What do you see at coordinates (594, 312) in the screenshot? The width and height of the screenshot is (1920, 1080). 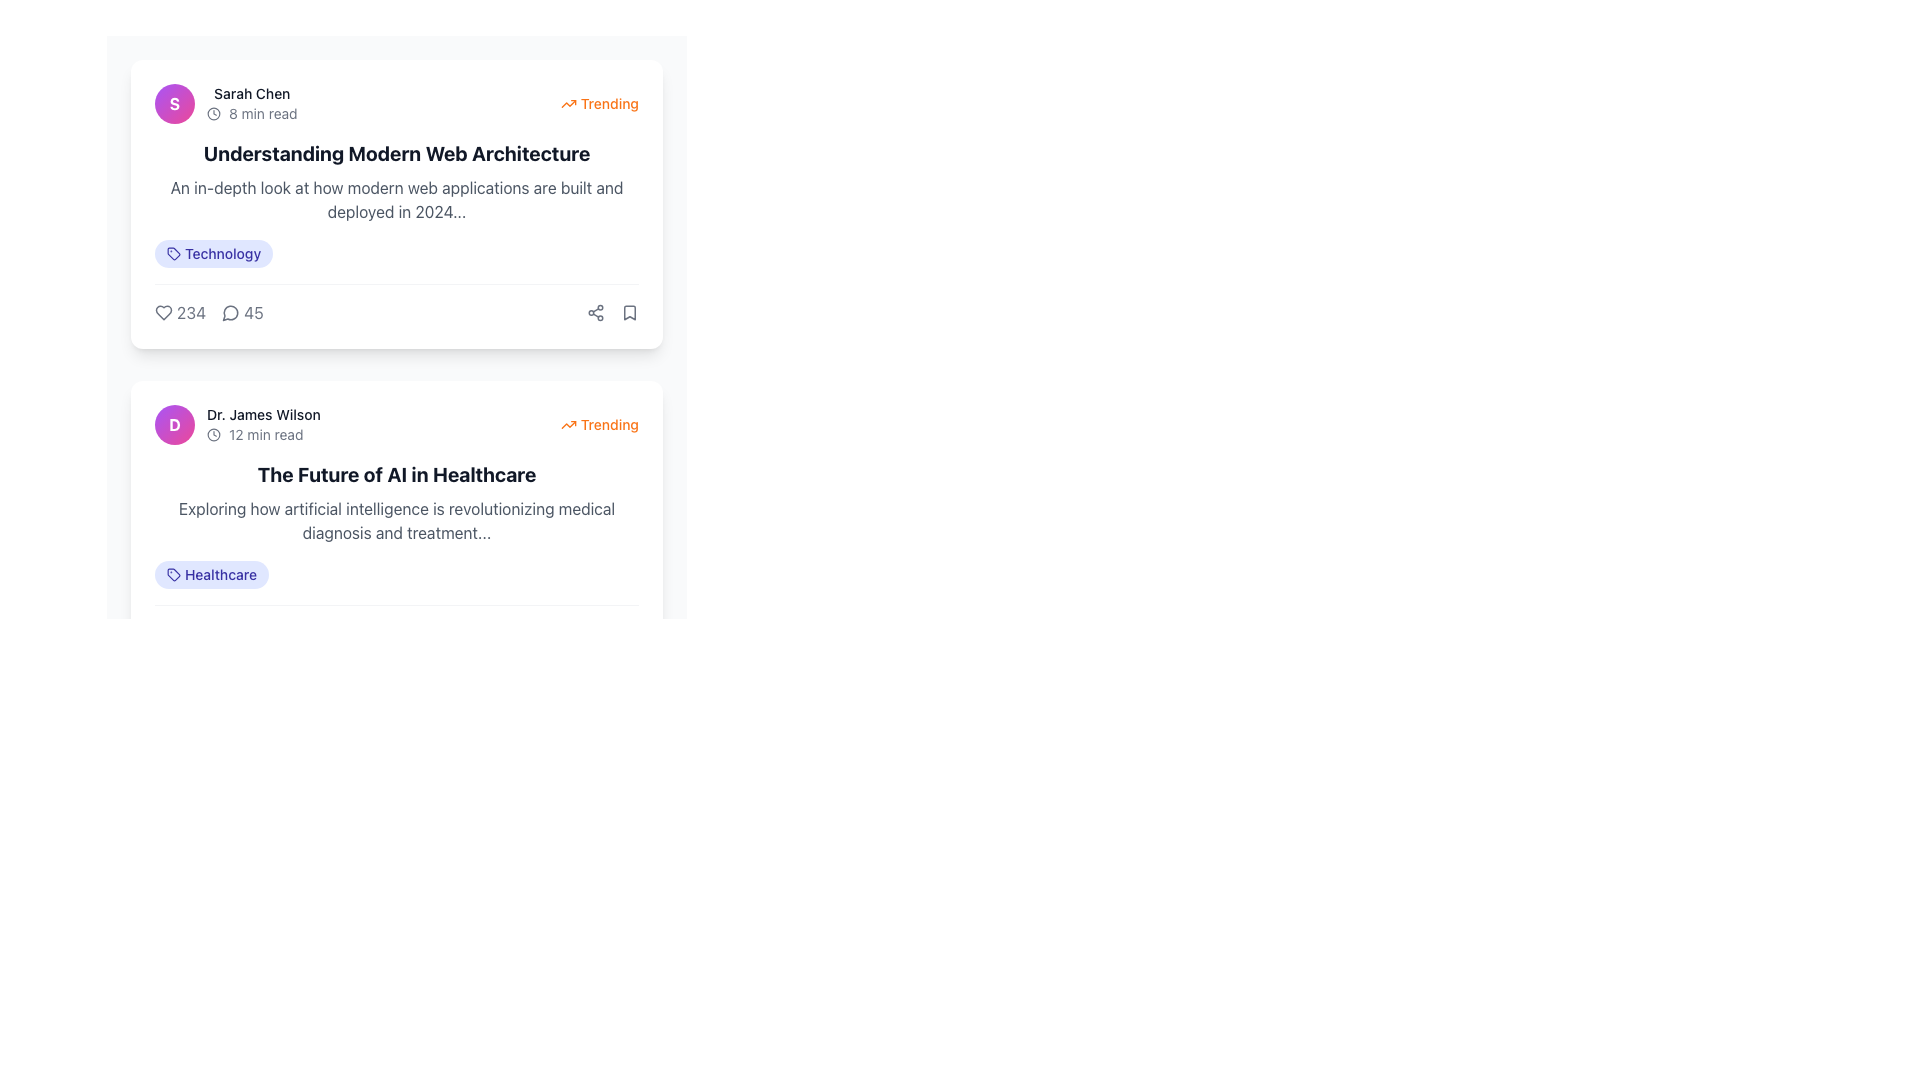 I see `the share icon represented by three connected circles with lines in the upper-right corner of the first article card to initiate sharing` at bounding box center [594, 312].